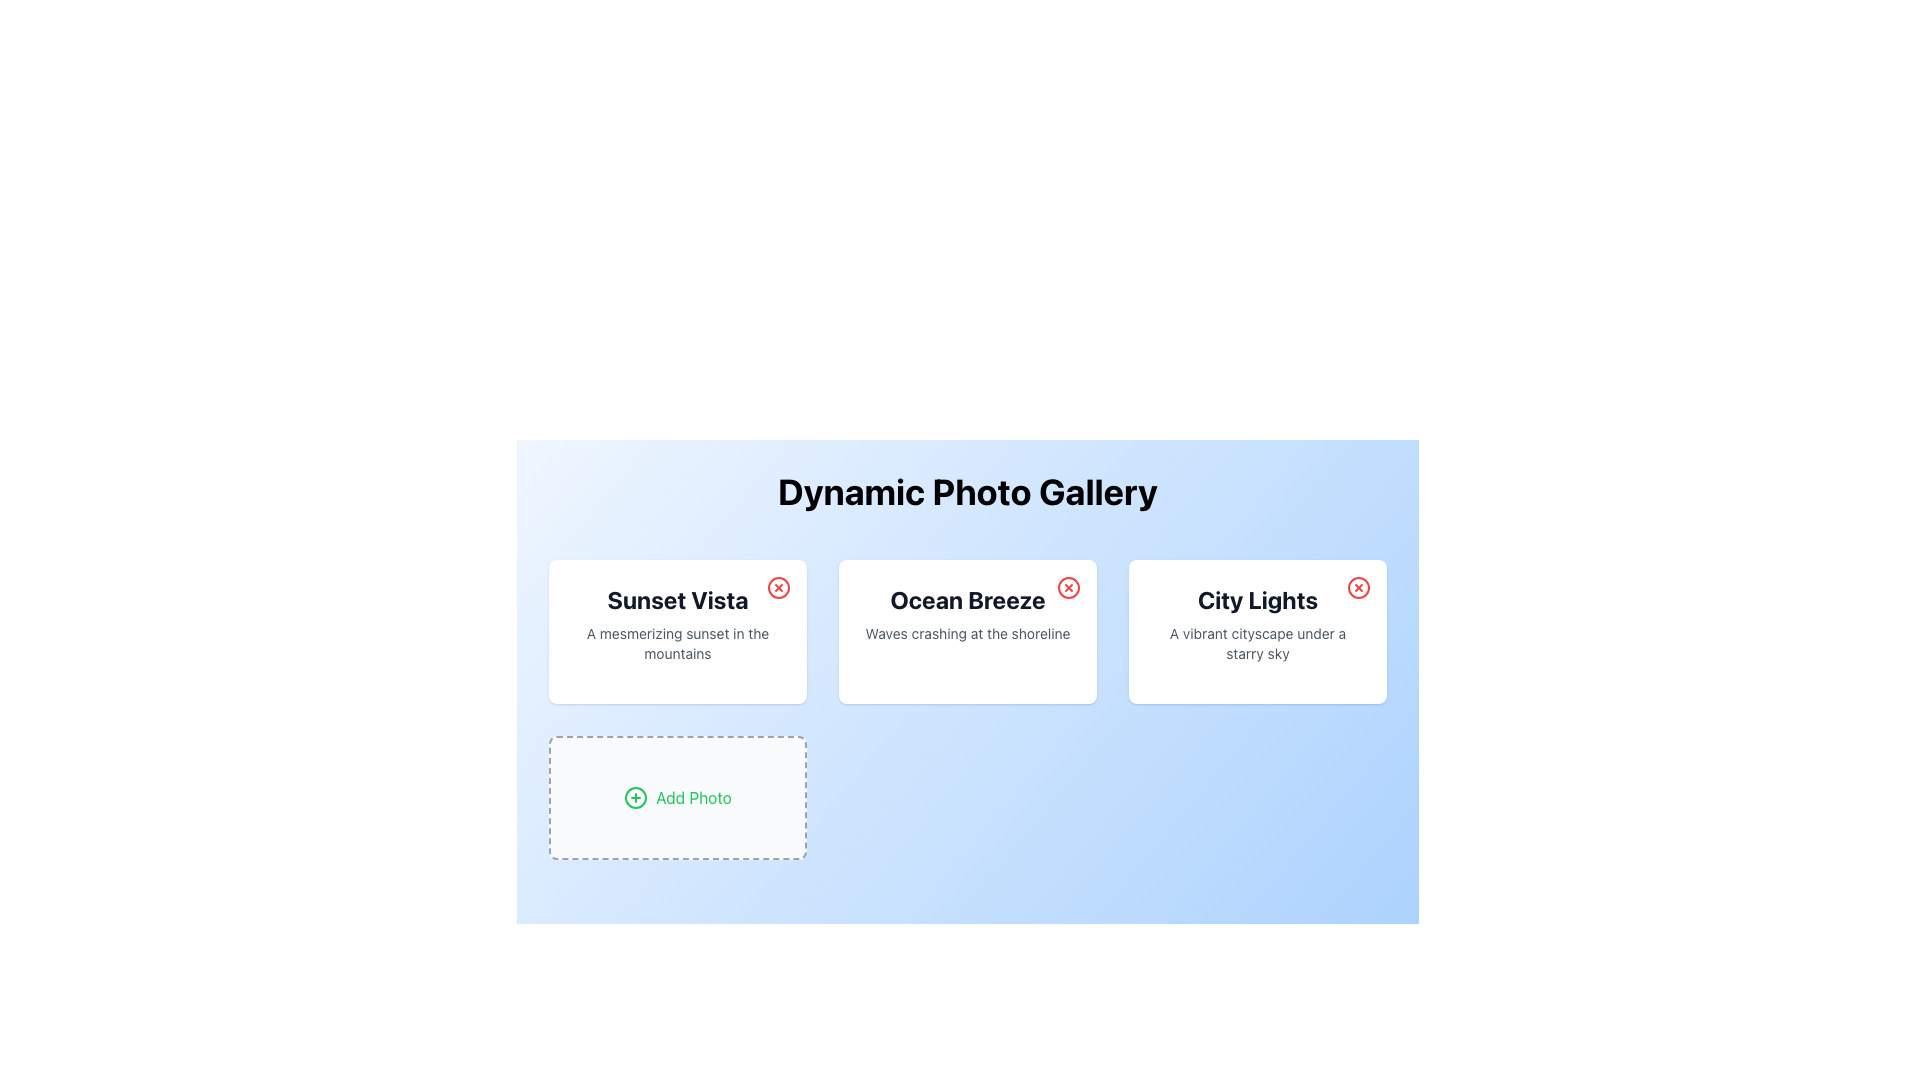 The image size is (1920, 1080). I want to click on the descriptive text label related to 'City Lights' to possibly trigger a tooltip, so click(1256, 644).